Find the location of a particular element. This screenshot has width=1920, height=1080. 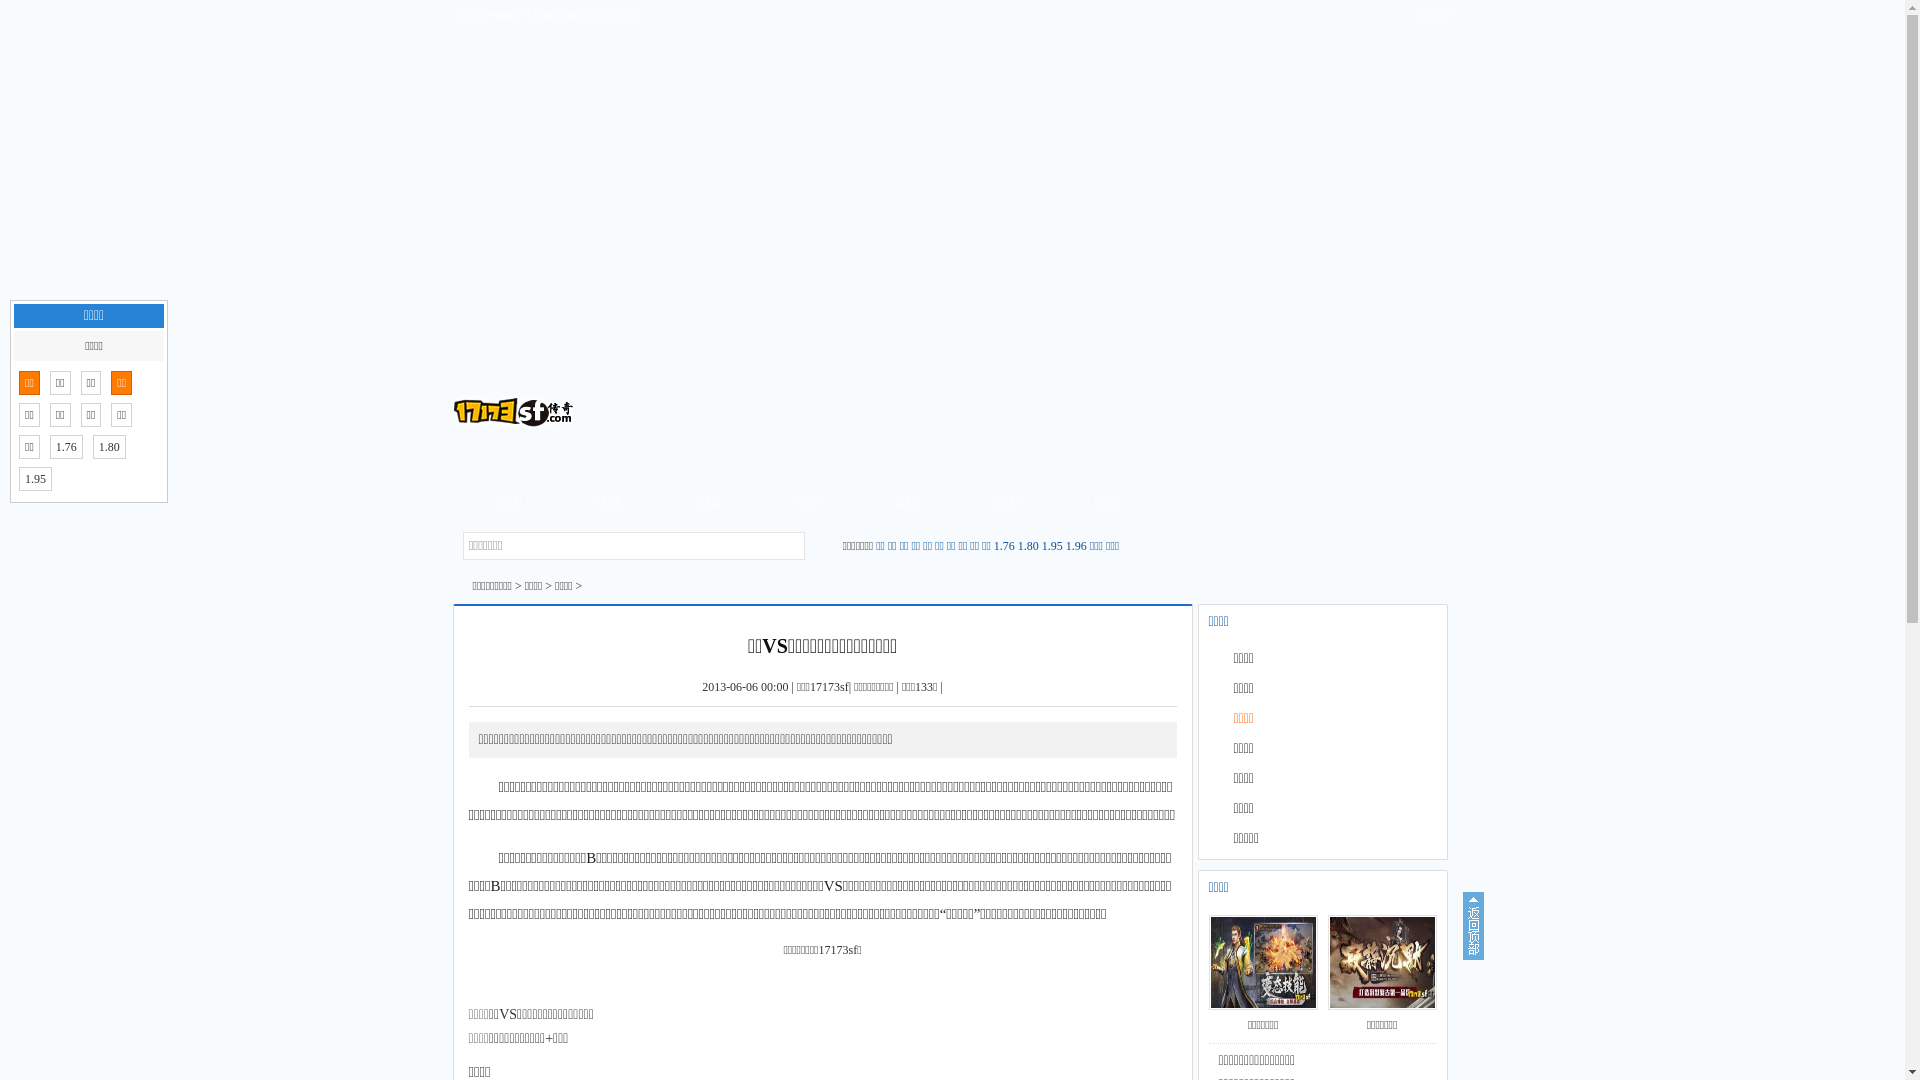

'1.96' is located at coordinates (1075, 546).